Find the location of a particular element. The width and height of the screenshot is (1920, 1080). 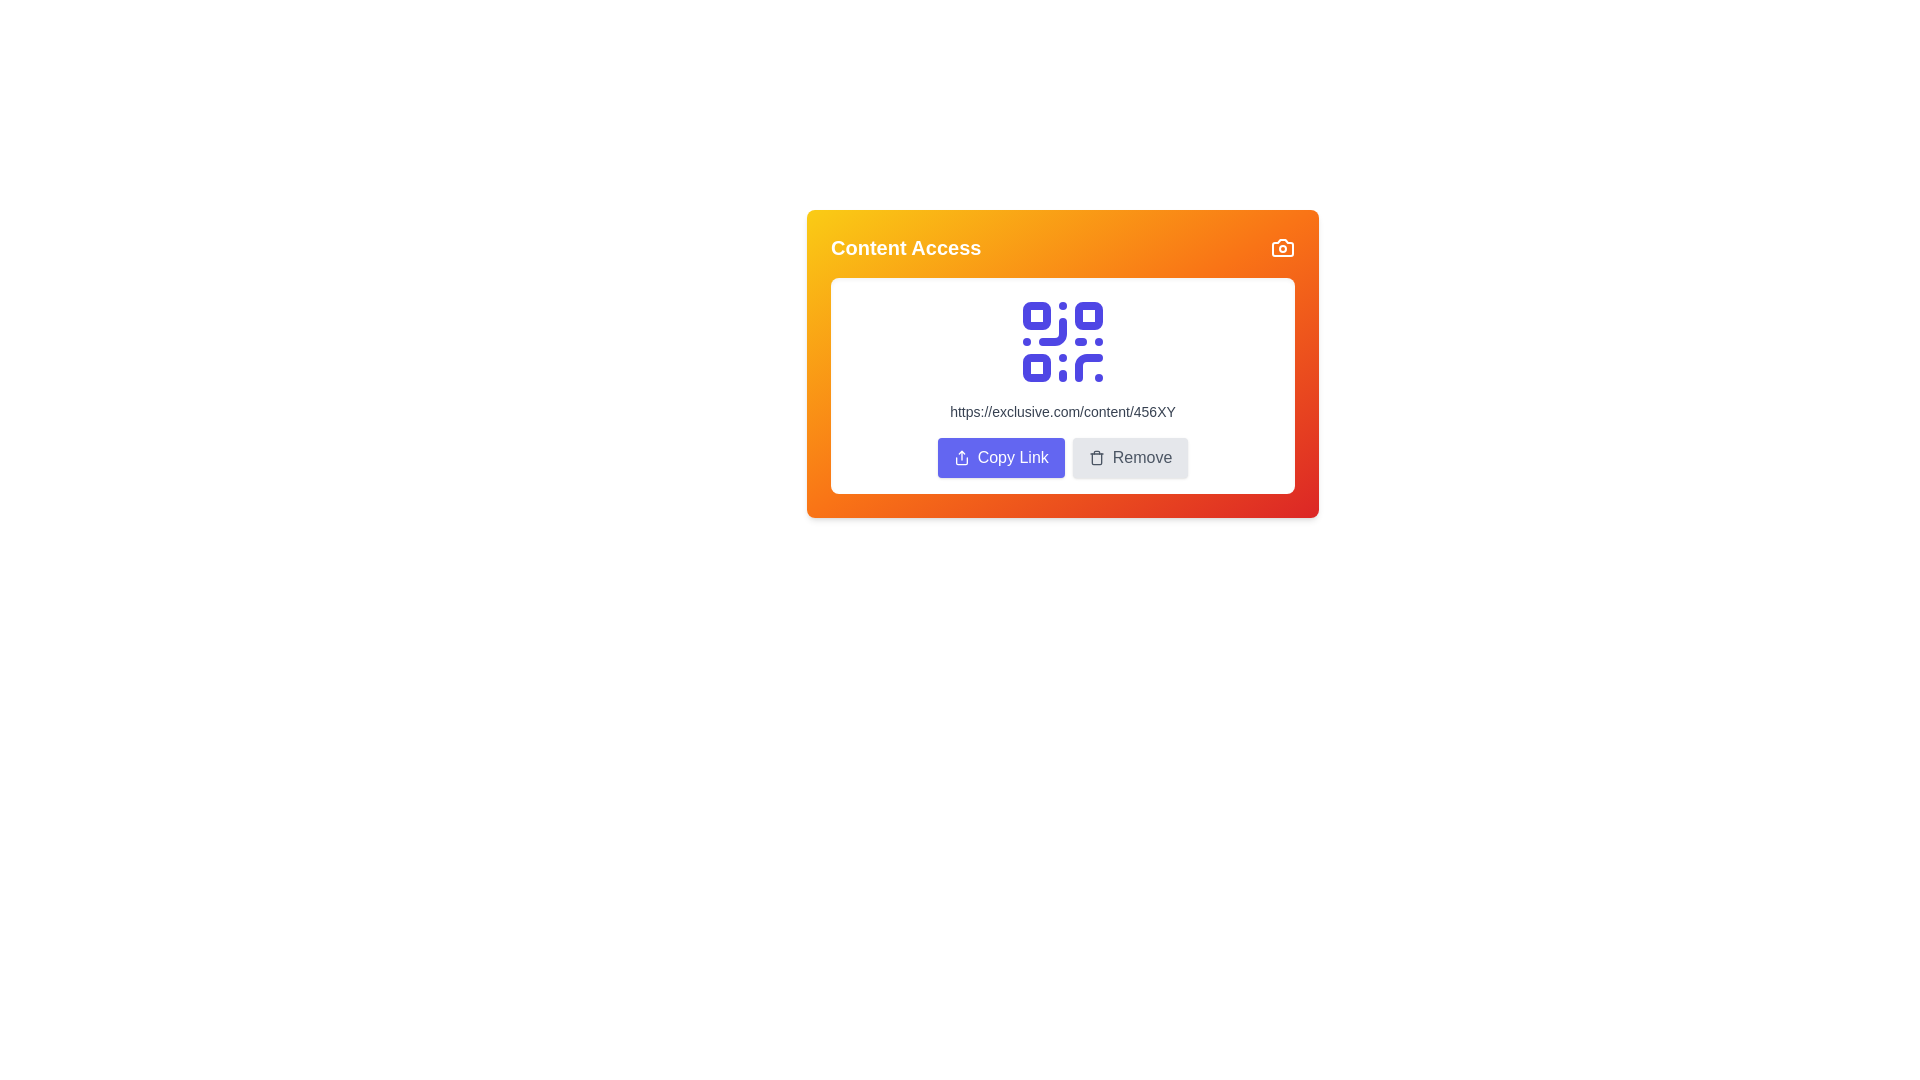

the 'Remove' button, which has a light gray background, rounded corners, a trash bin icon on the left, and is located in the bottom-right area of a card component is located at coordinates (1129, 458).